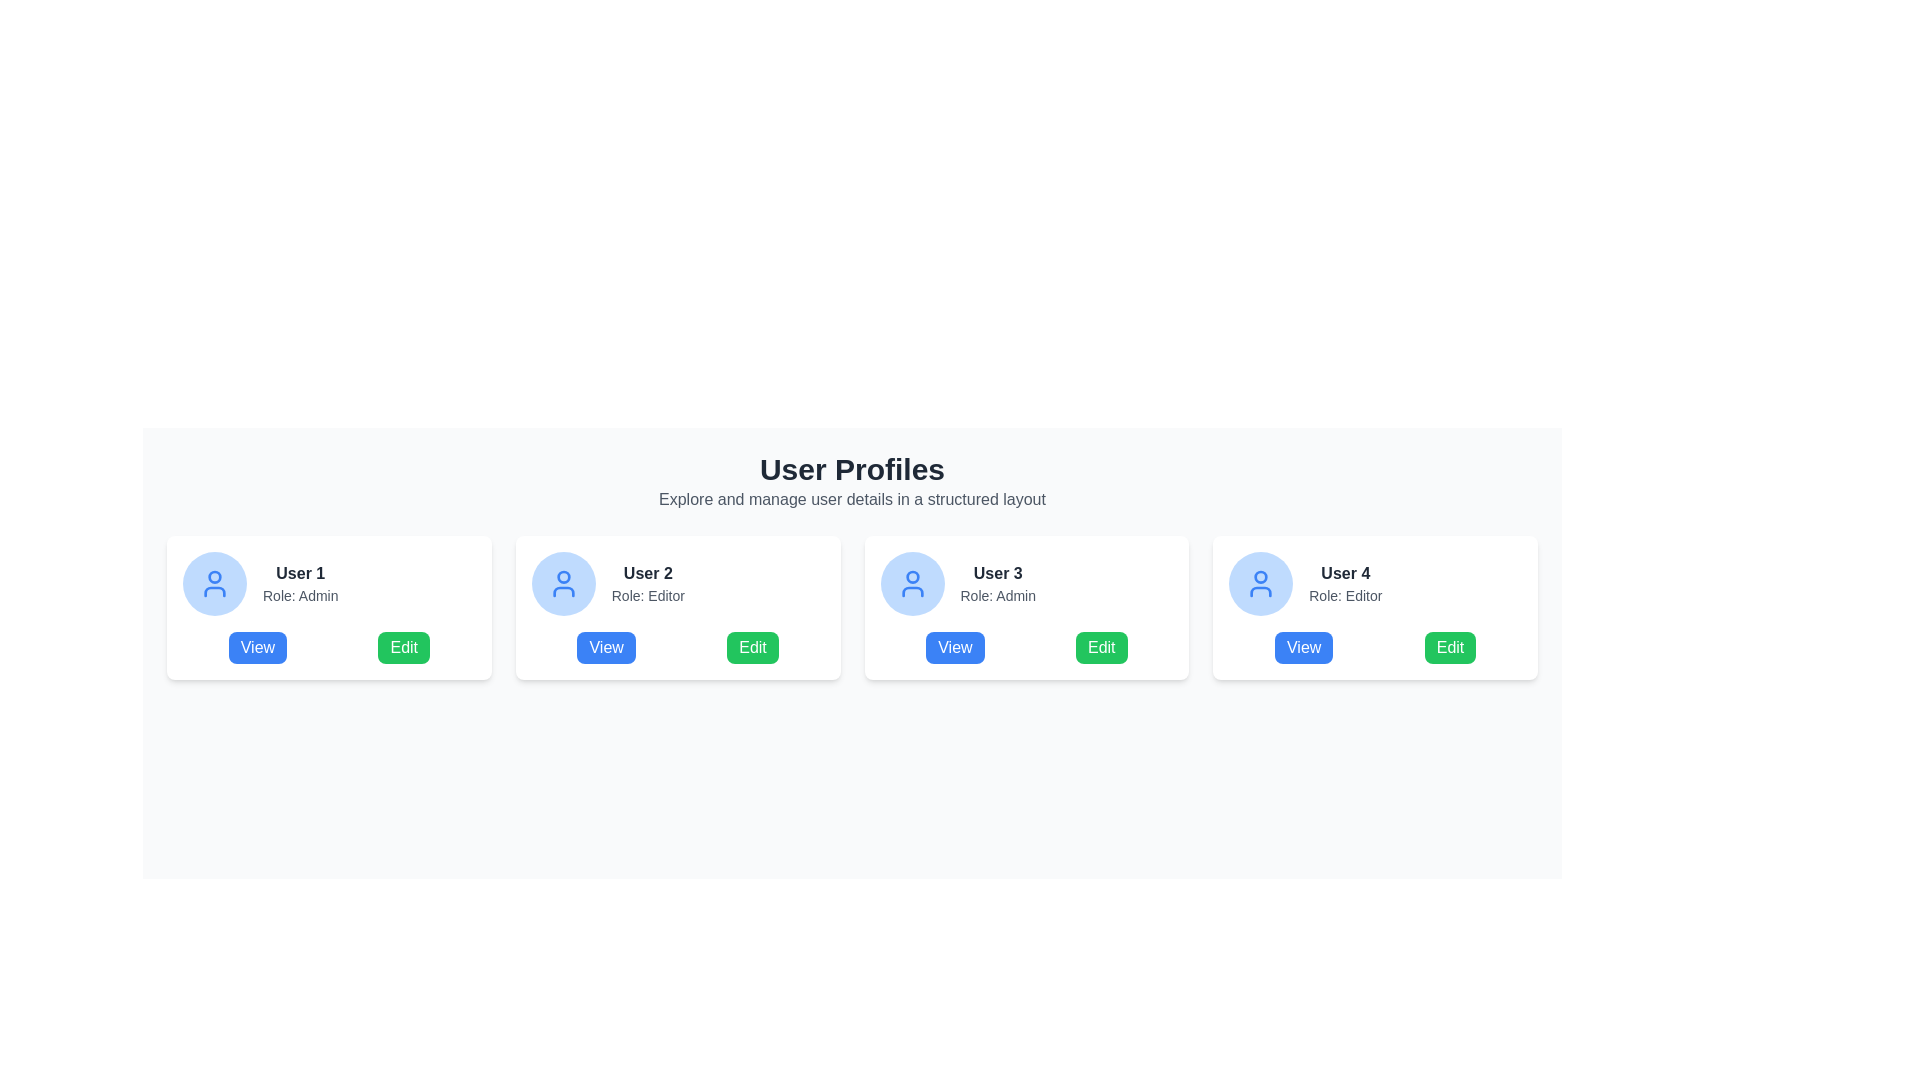  What do you see at coordinates (678, 583) in the screenshot?
I see `displayed information from the text label with an associated minimal icon located in the second card of the user profiles section` at bounding box center [678, 583].